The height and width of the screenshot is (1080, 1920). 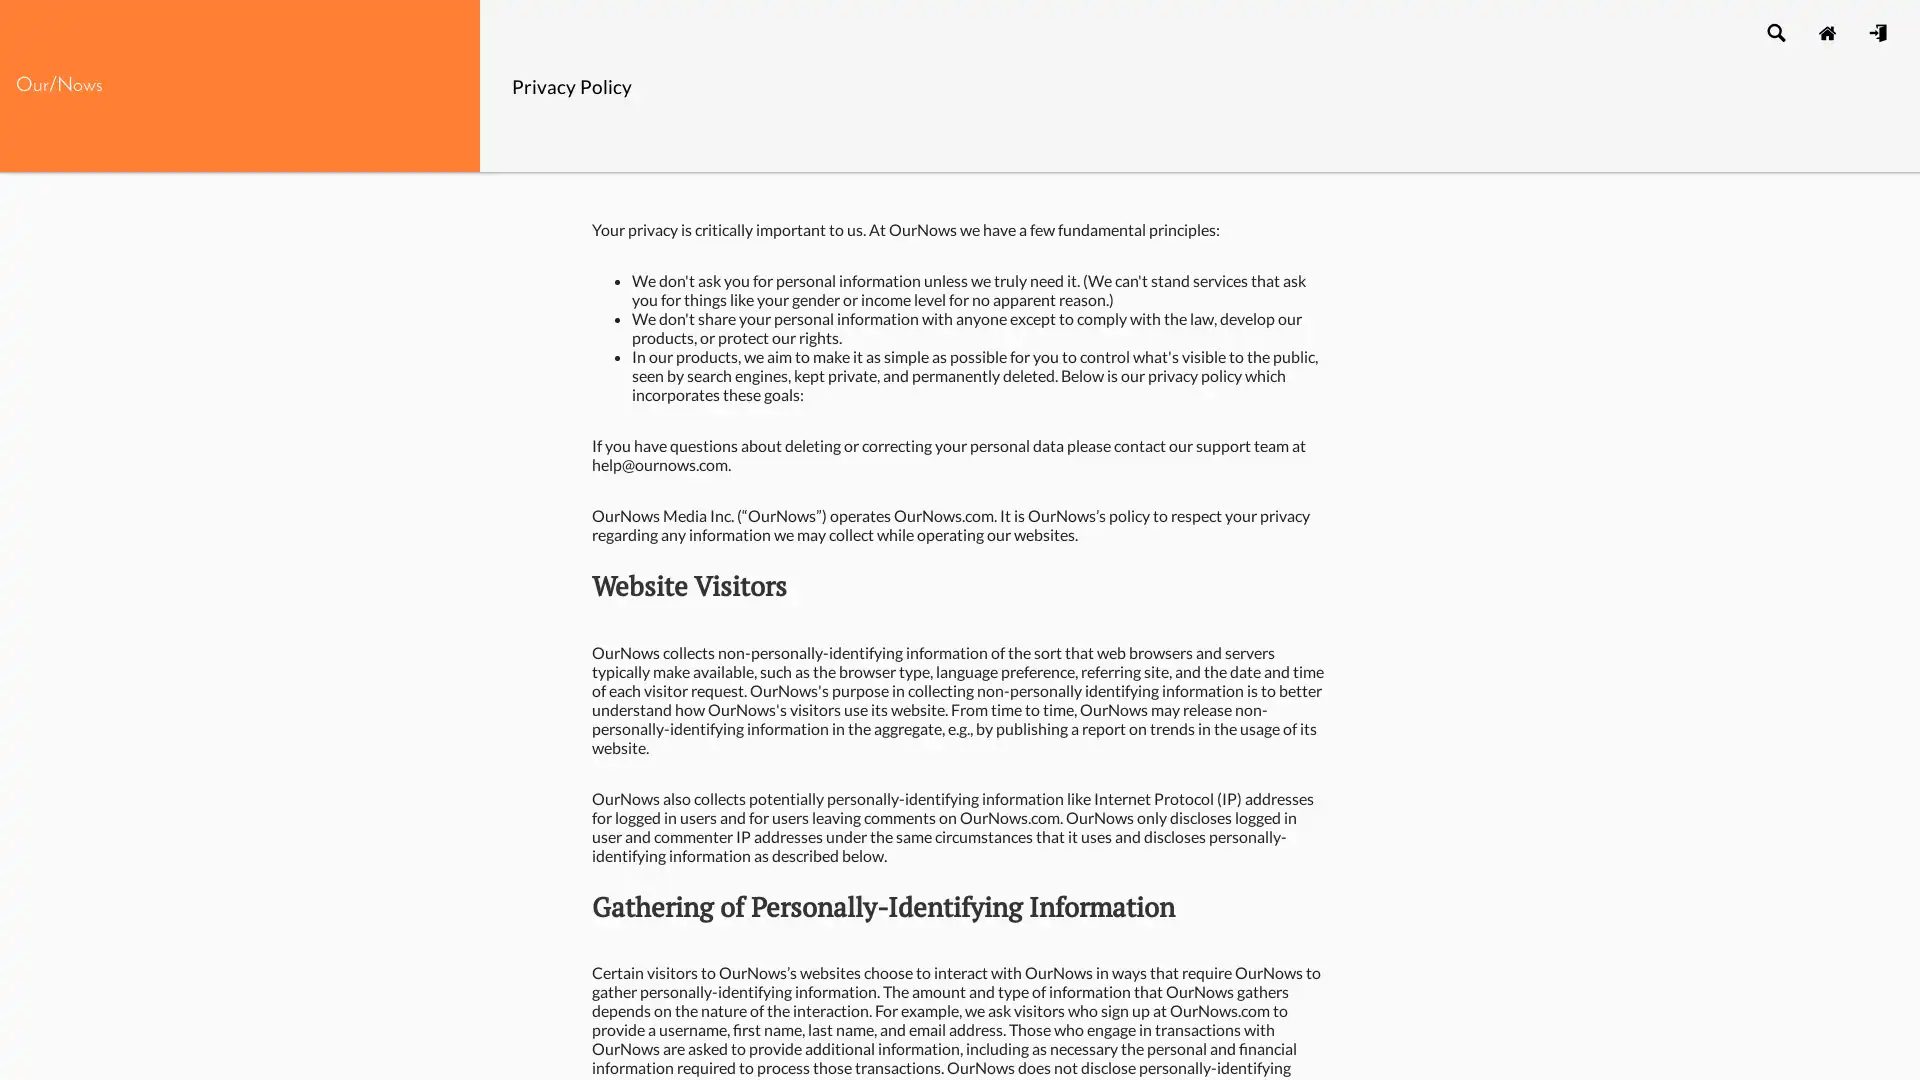 I want to click on Your Now, so click(x=1826, y=31).